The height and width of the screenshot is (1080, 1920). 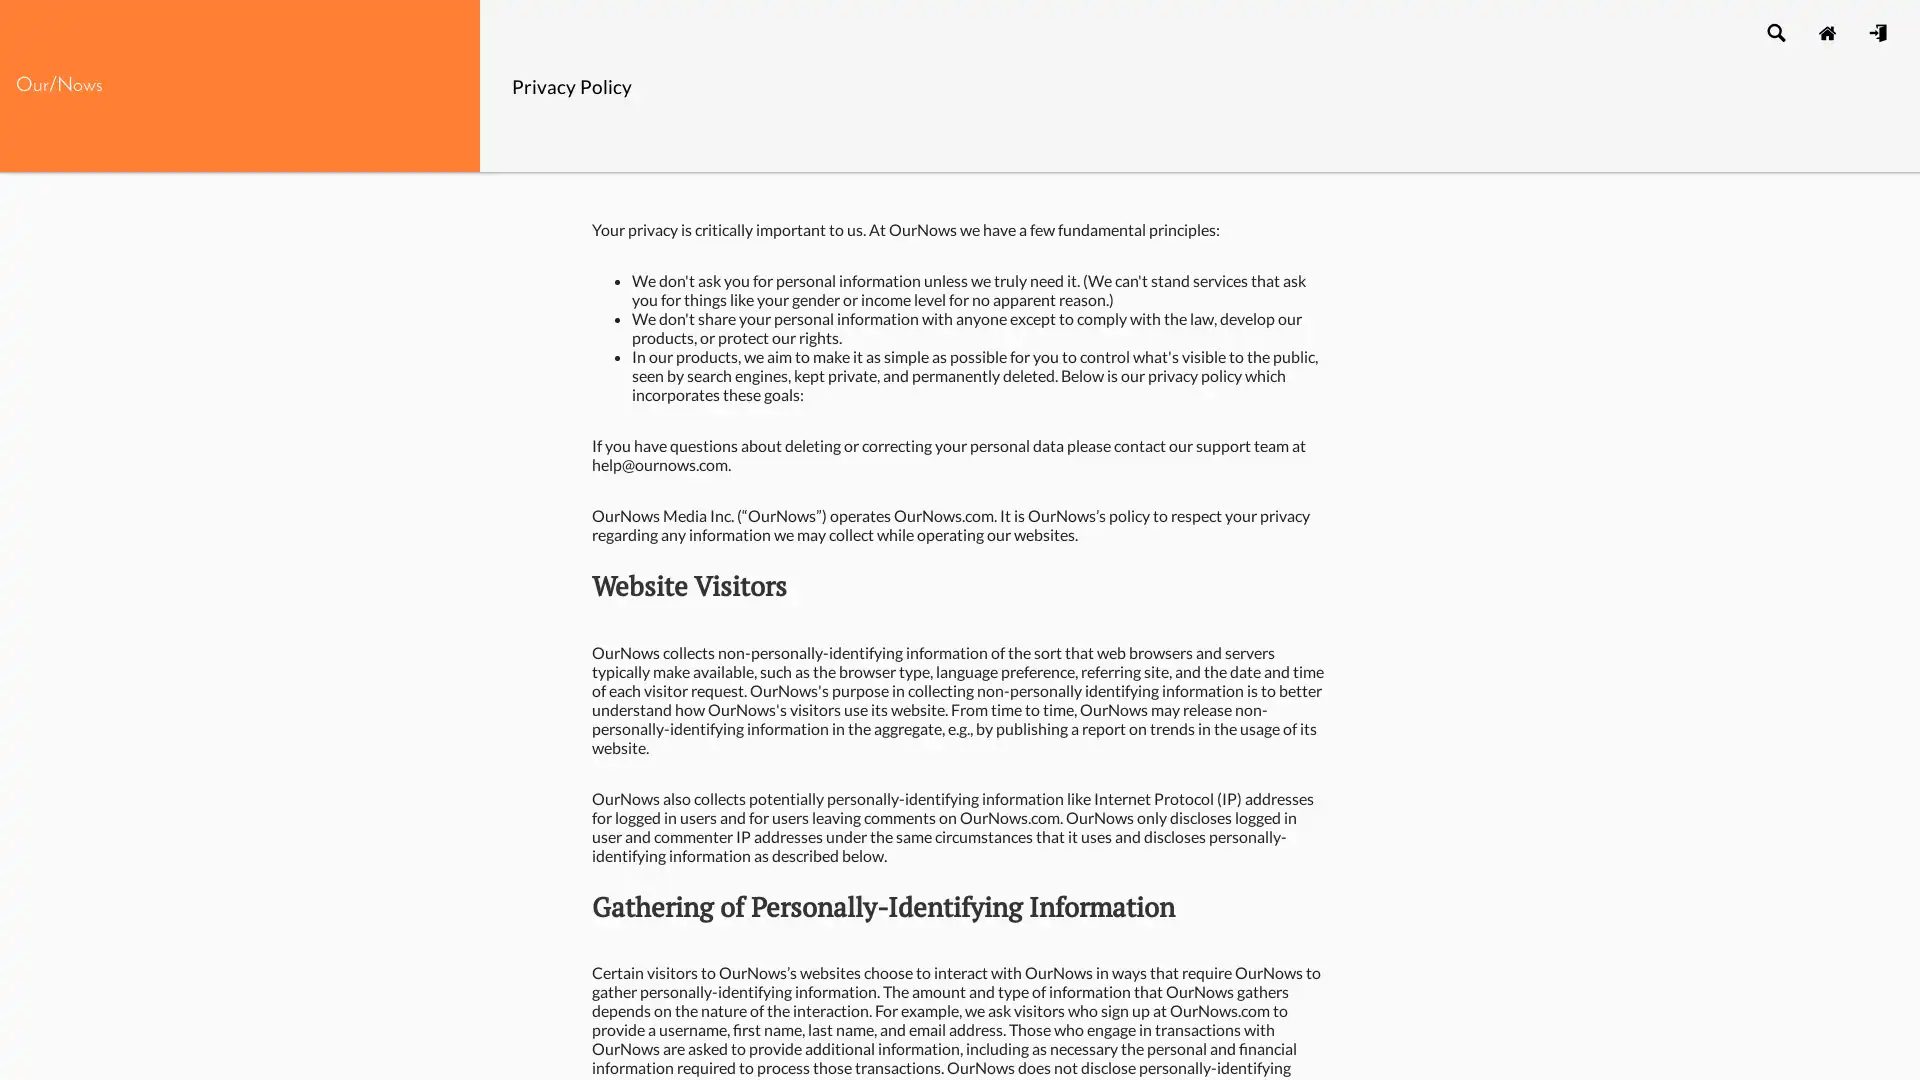 I want to click on Your Now, so click(x=1826, y=31).